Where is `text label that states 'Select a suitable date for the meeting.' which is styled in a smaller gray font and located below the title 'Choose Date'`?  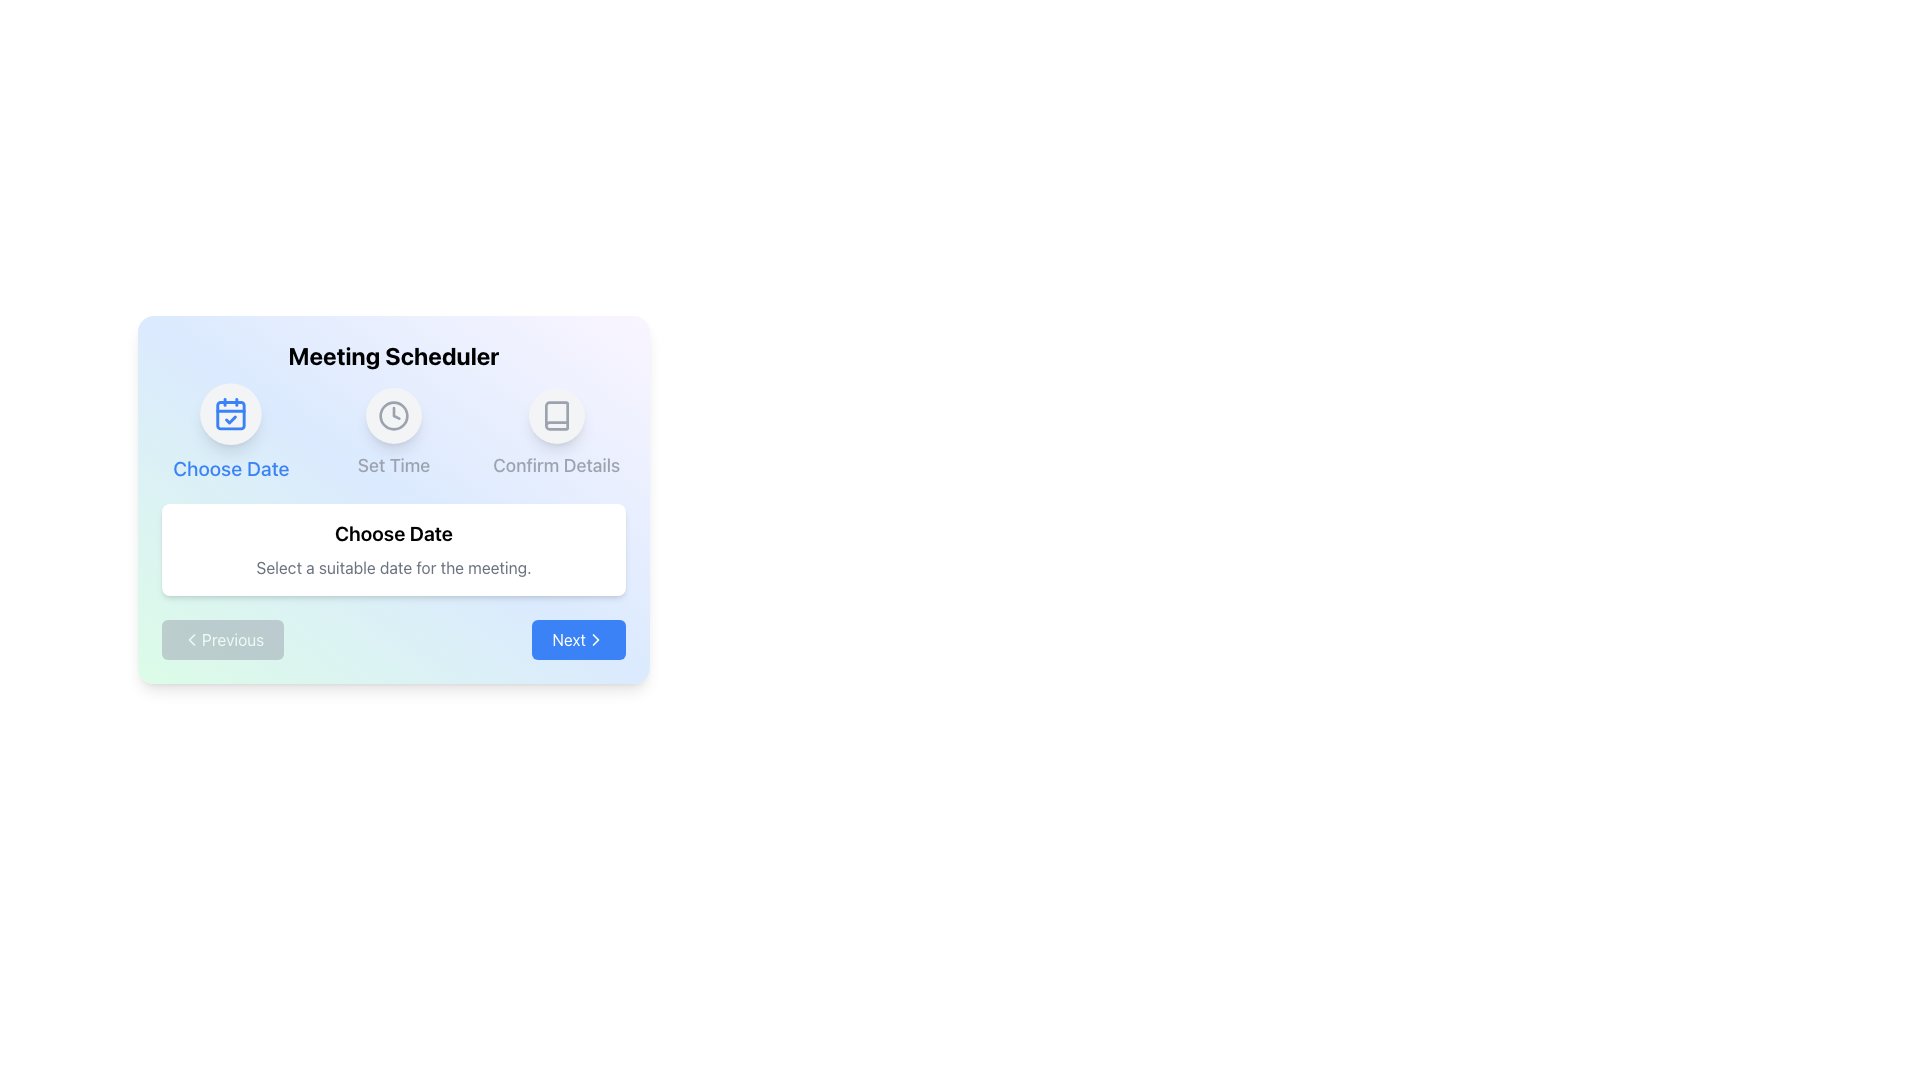 text label that states 'Select a suitable date for the meeting.' which is styled in a smaller gray font and located below the title 'Choose Date' is located at coordinates (393, 567).